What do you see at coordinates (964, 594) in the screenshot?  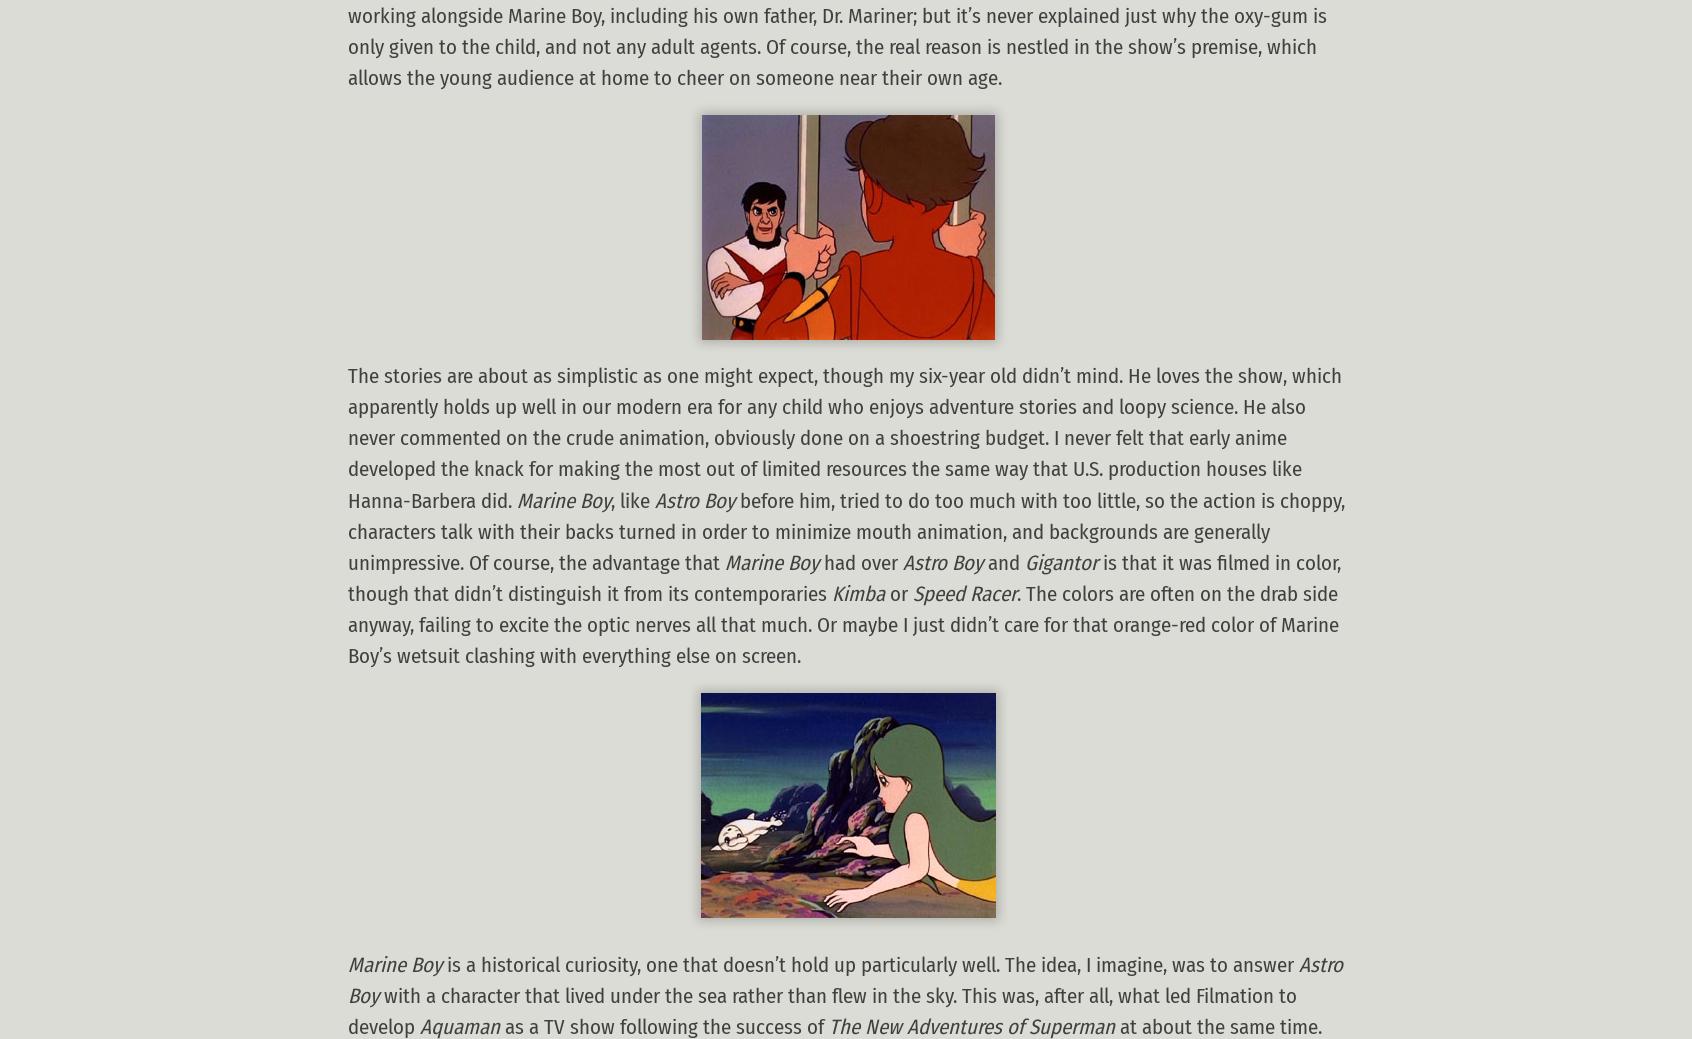 I see `'Speed Racer'` at bounding box center [964, 594].